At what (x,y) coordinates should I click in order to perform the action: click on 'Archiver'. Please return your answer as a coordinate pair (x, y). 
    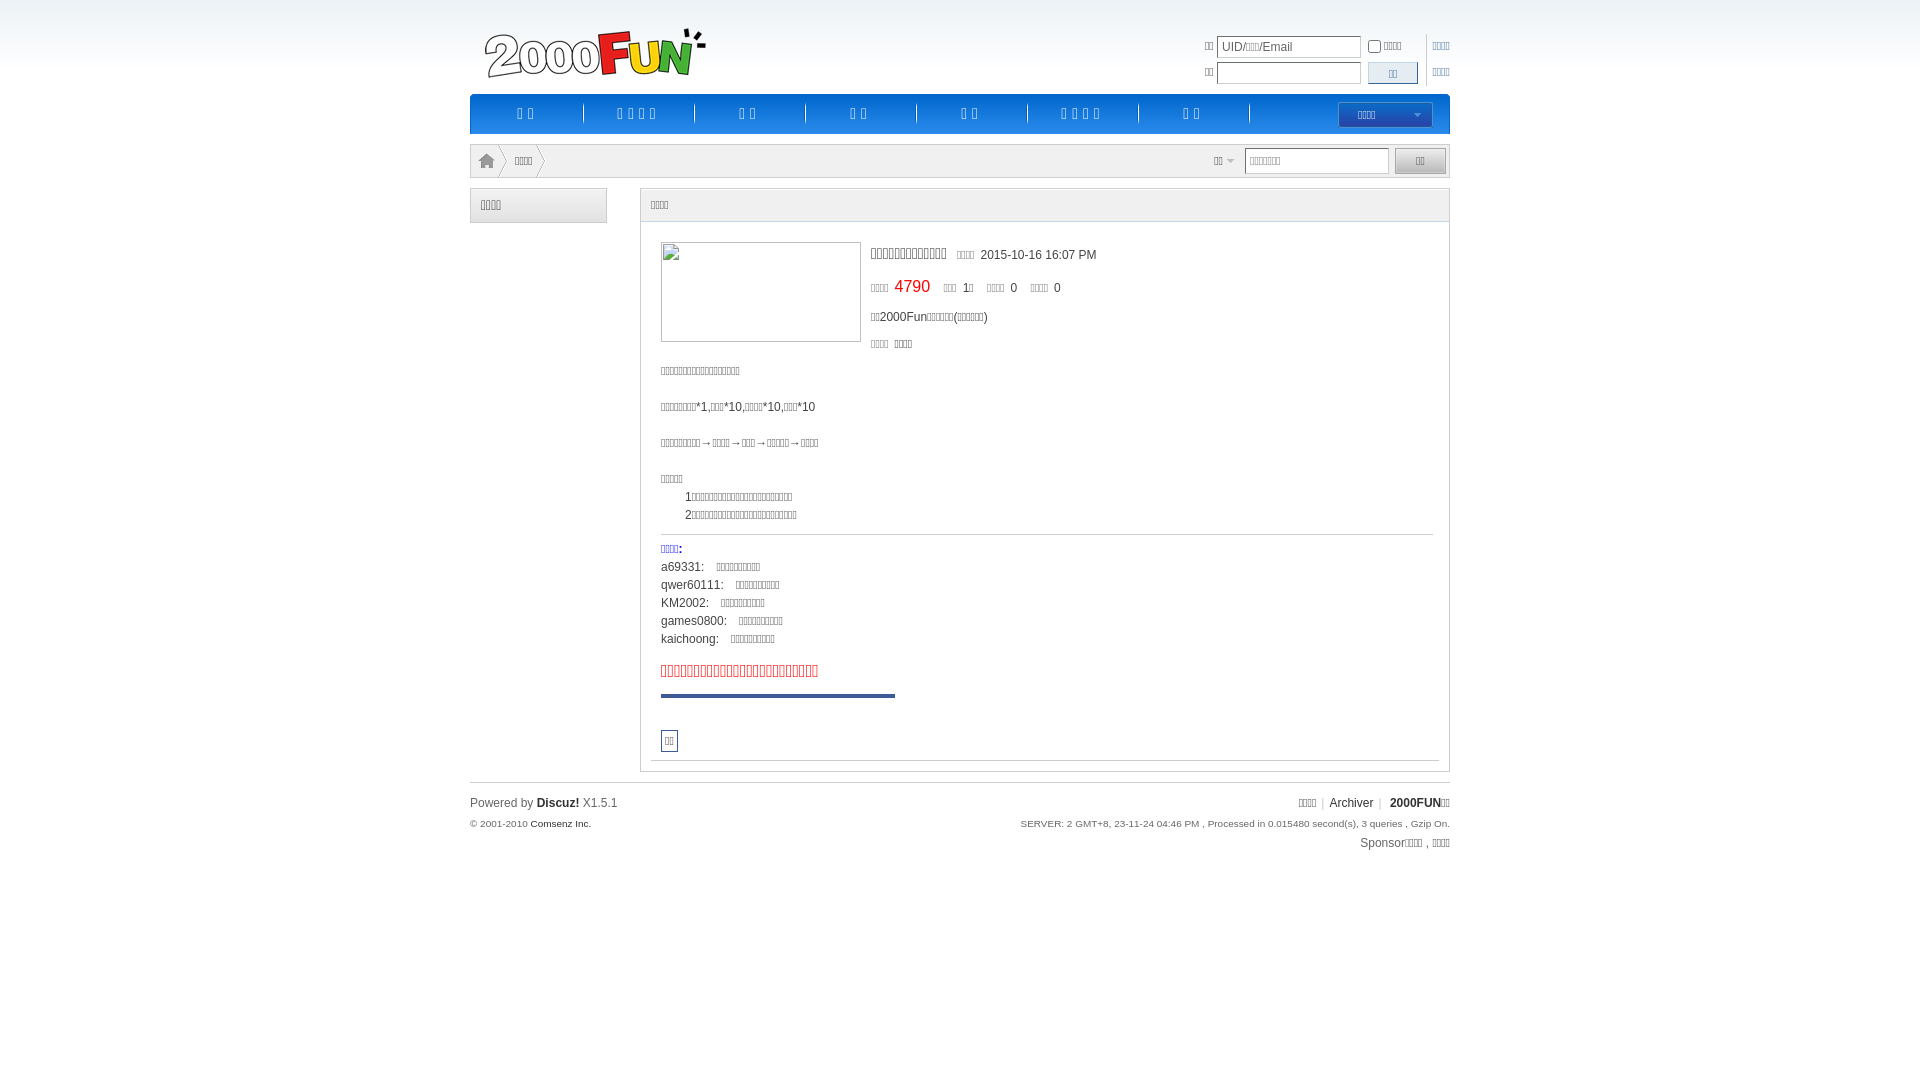
    Looking at the image, I should click on (1350, 801).